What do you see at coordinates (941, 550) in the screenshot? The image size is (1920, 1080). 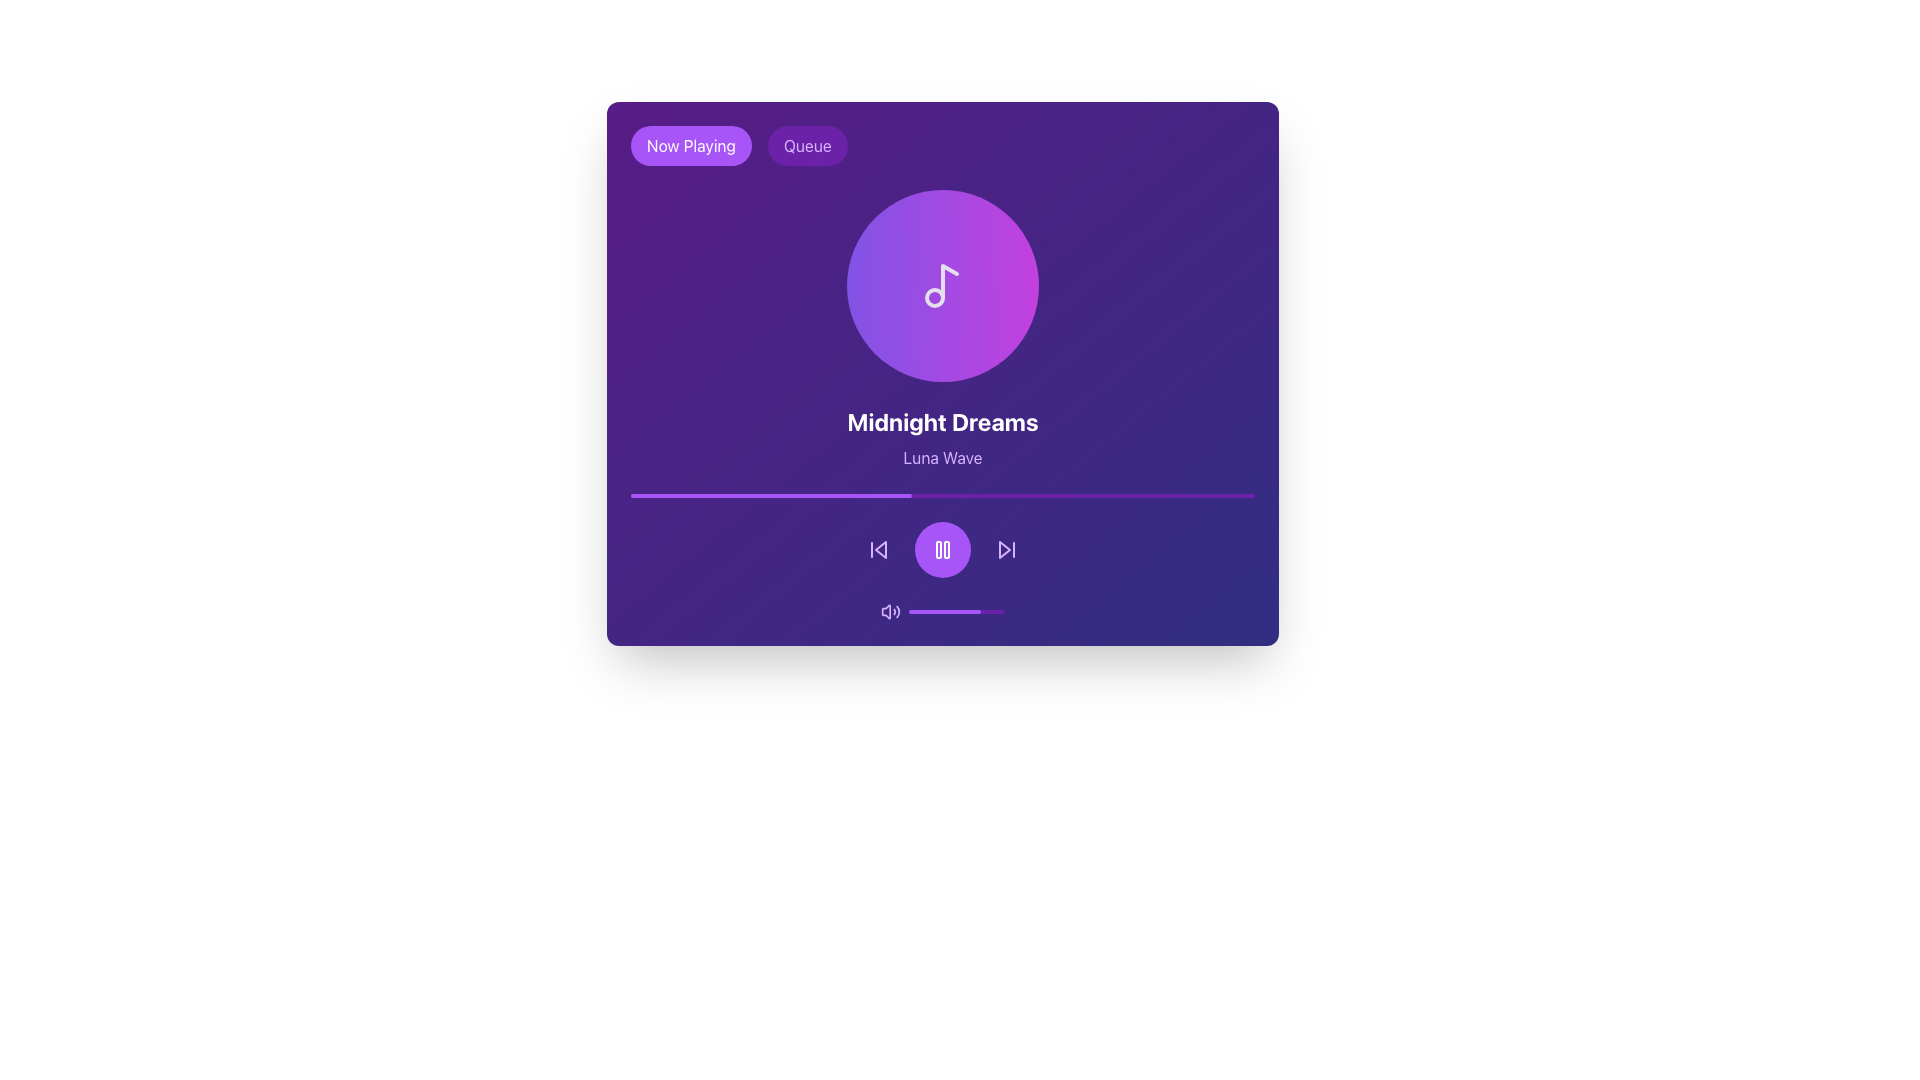 I see `the pause/play button located at the center of the music player interface to interact with the keyboard` at bounding box center [941, 550].